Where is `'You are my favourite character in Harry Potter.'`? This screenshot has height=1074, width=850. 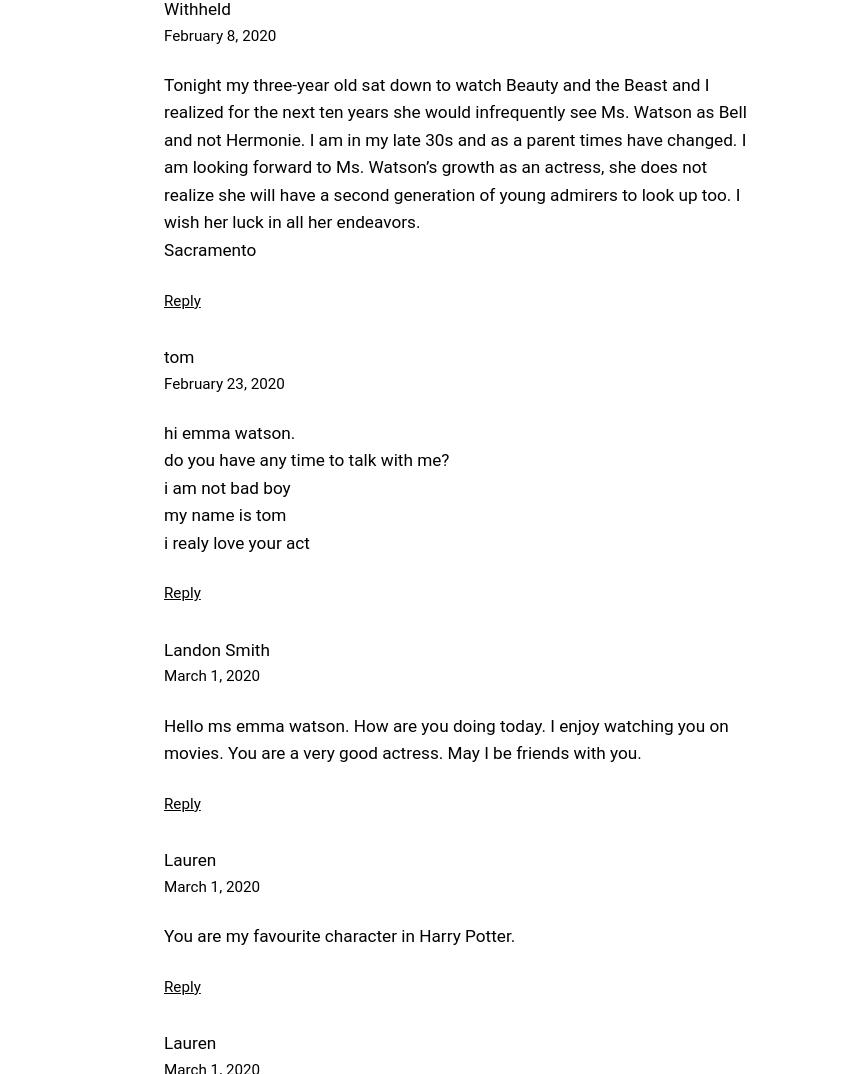 'You are my favourite character in Harry Potter.' is located at coordinates (339, 935).